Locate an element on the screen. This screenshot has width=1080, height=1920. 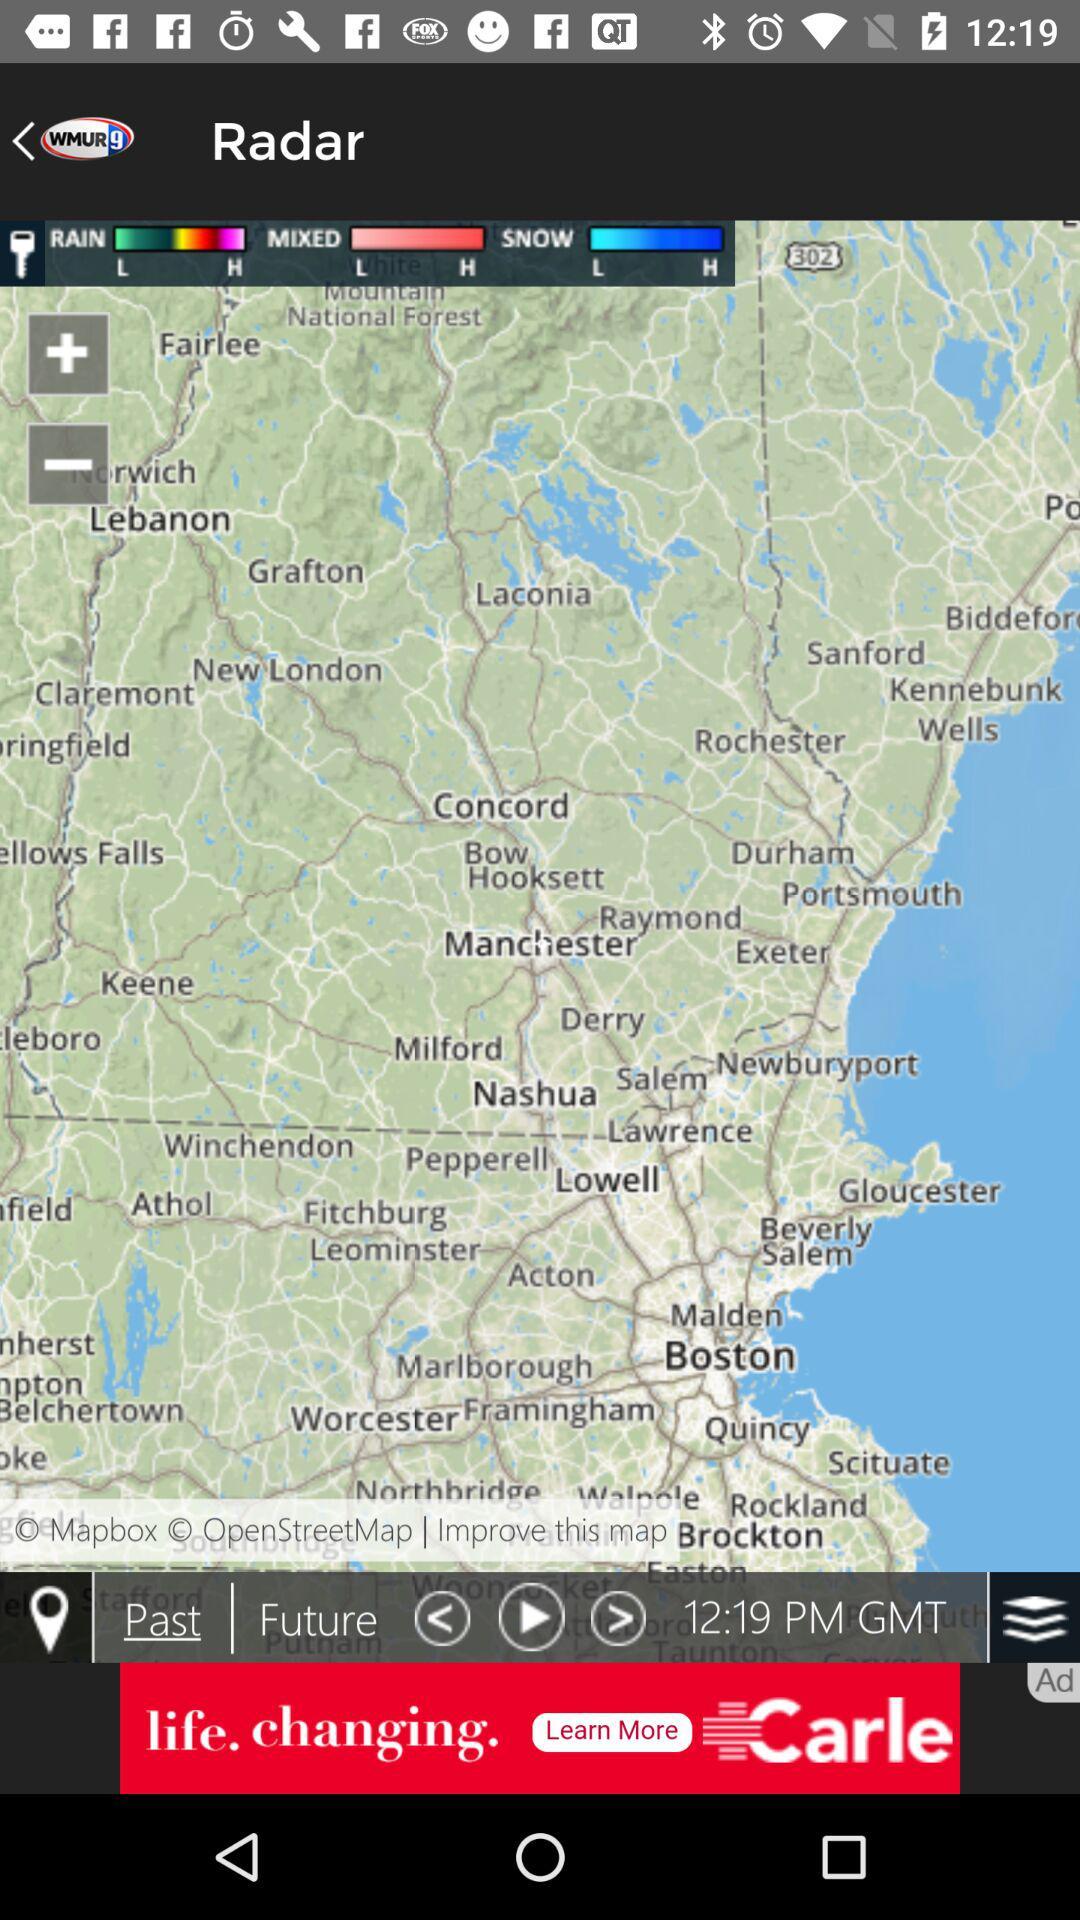
colour paga is located at coordinates (540, 940).